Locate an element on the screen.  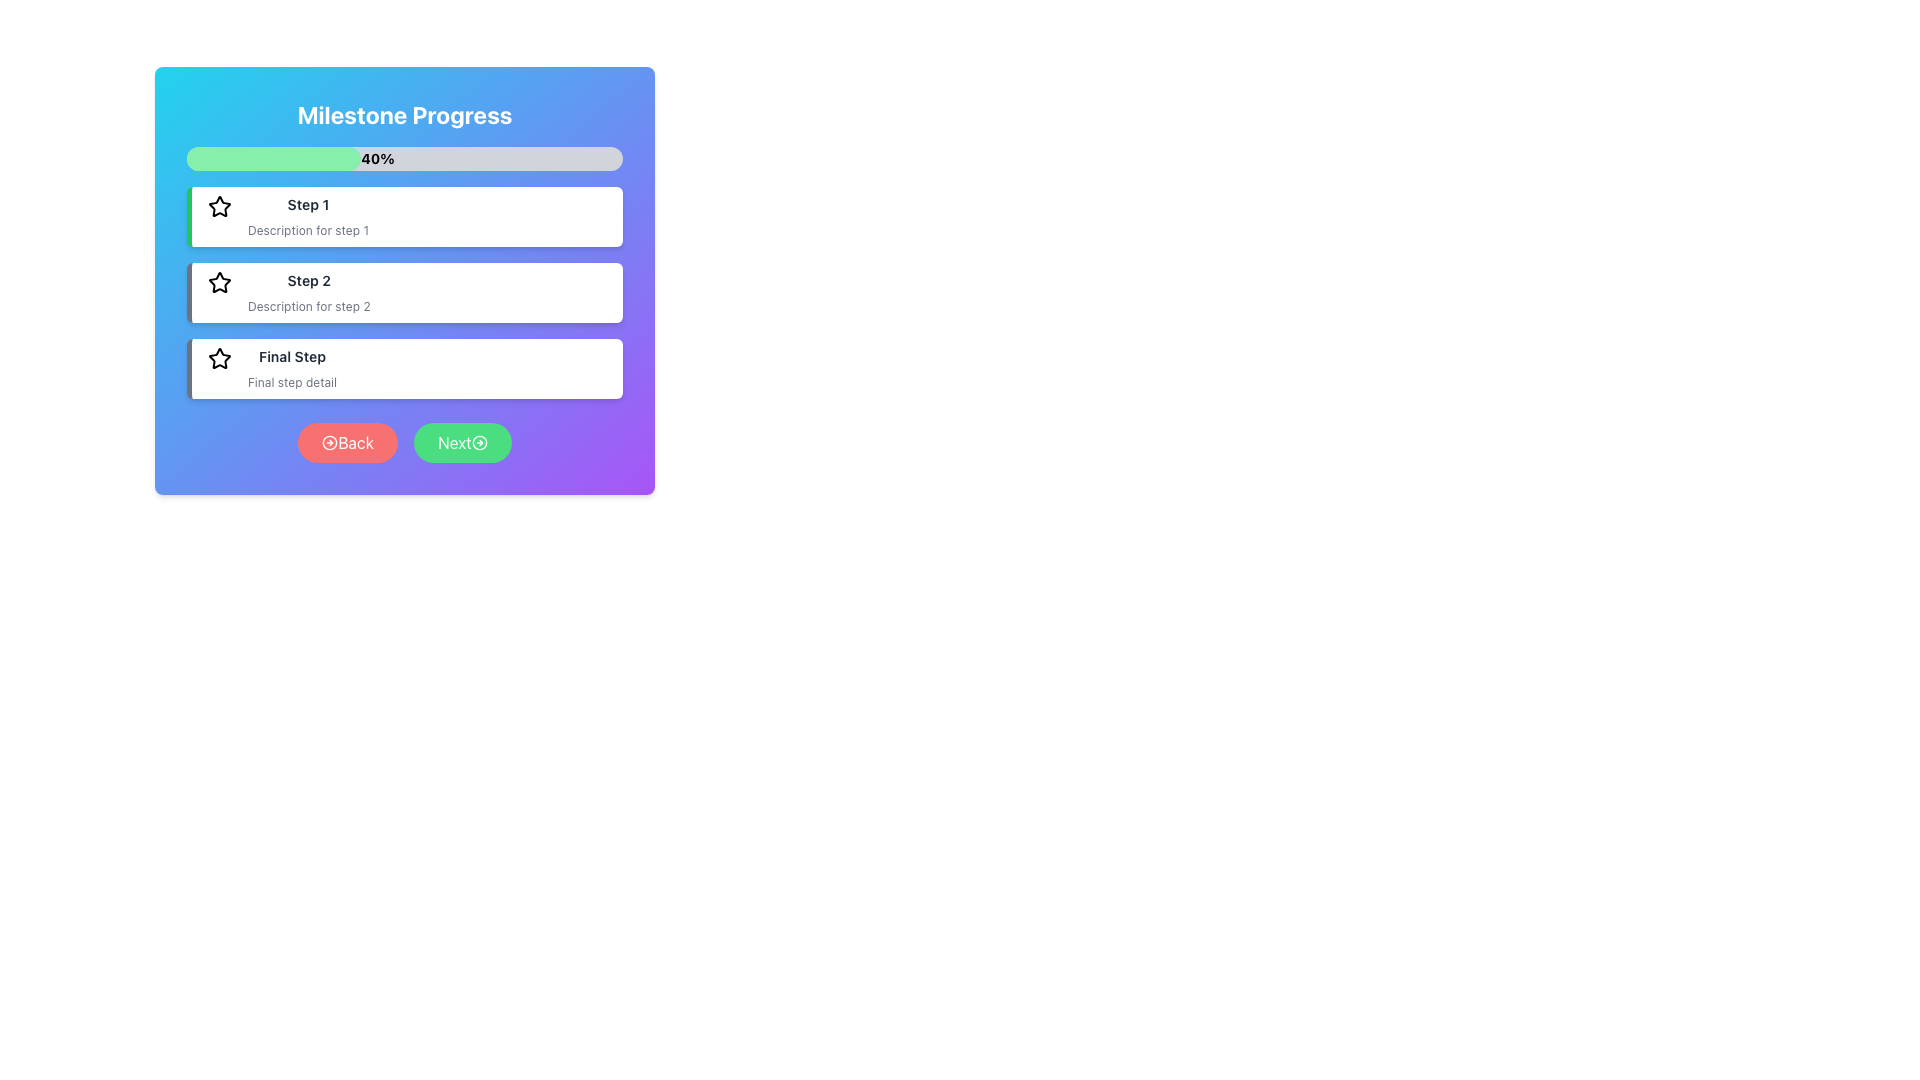
the star-shaped icon with a hollow center and thick black outline, located is located at coordinates (220, 282).